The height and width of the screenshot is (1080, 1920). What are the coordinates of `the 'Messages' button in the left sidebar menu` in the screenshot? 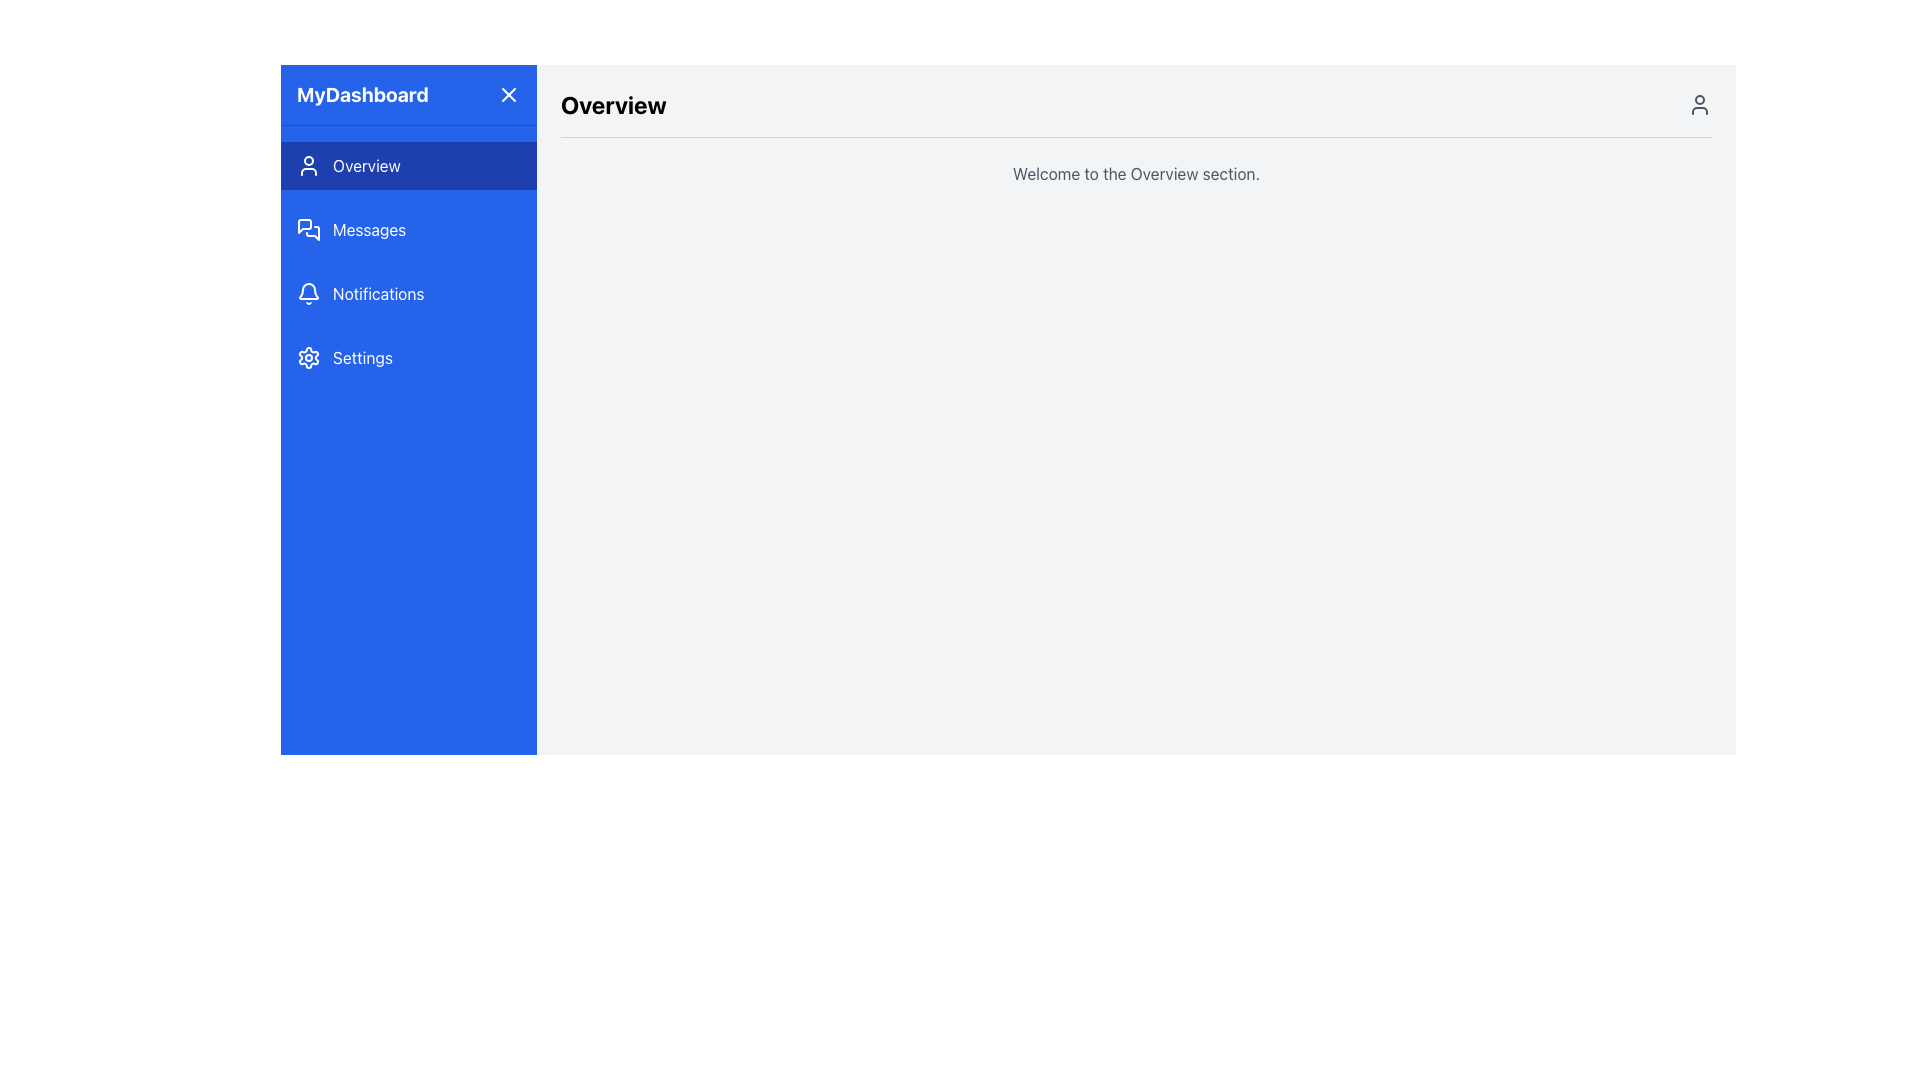 It's located at (407, 229).